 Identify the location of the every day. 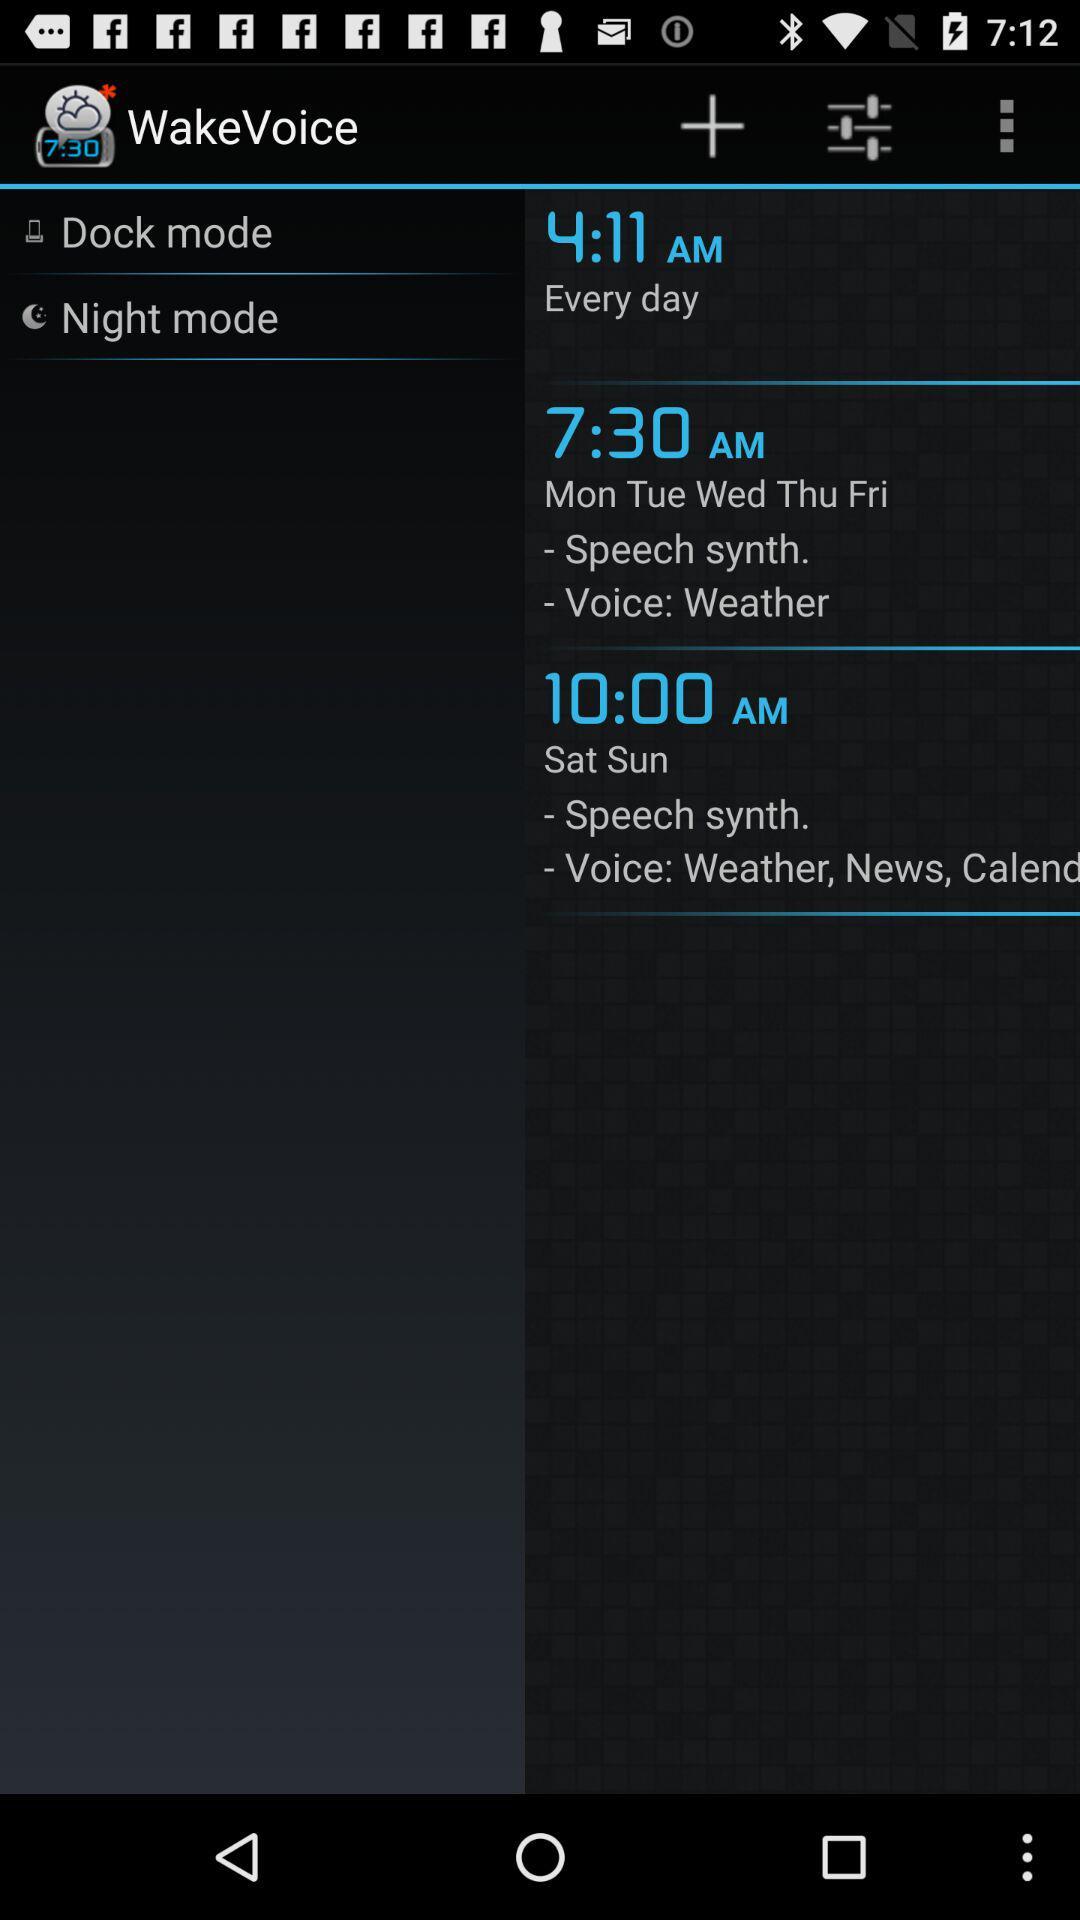
(811, 300).